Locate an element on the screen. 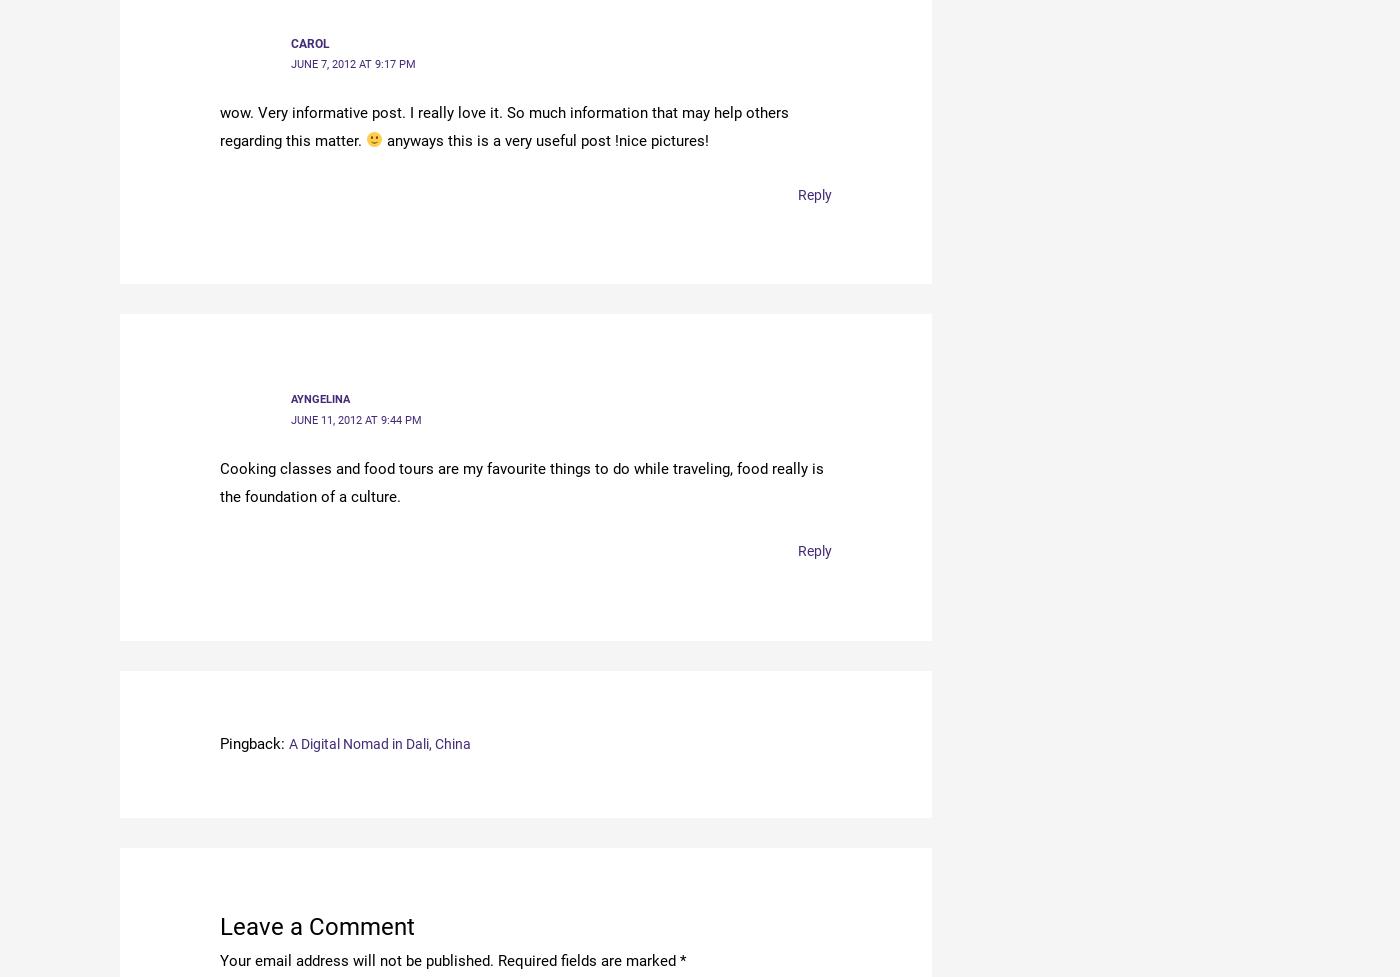 The width and height of the screenshot is (1400, 977). 'June 7, 2012 at 9:17 pm' is located at coordinates (359, 63).